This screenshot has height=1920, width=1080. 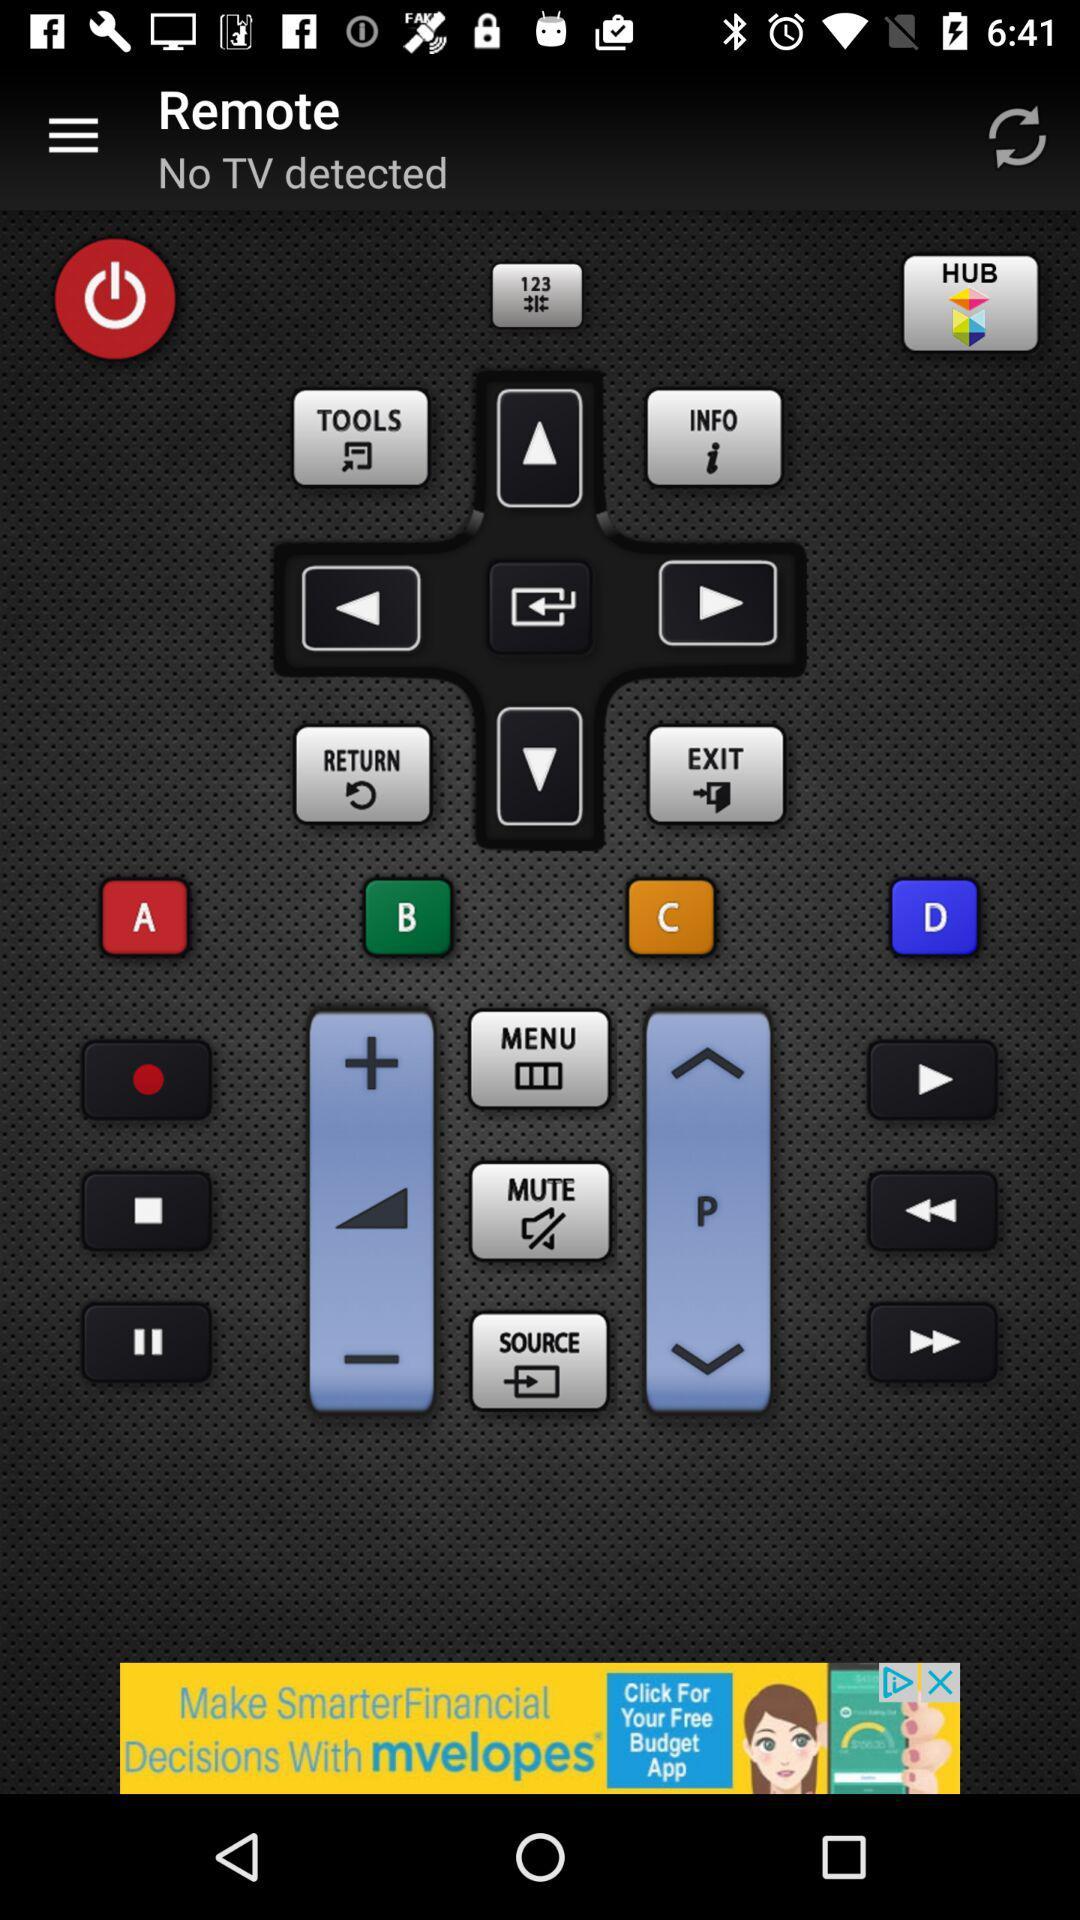 What do you see at coordinates (365, 606) in the screenshot?
I see `left` at bounding box center [365, 606].